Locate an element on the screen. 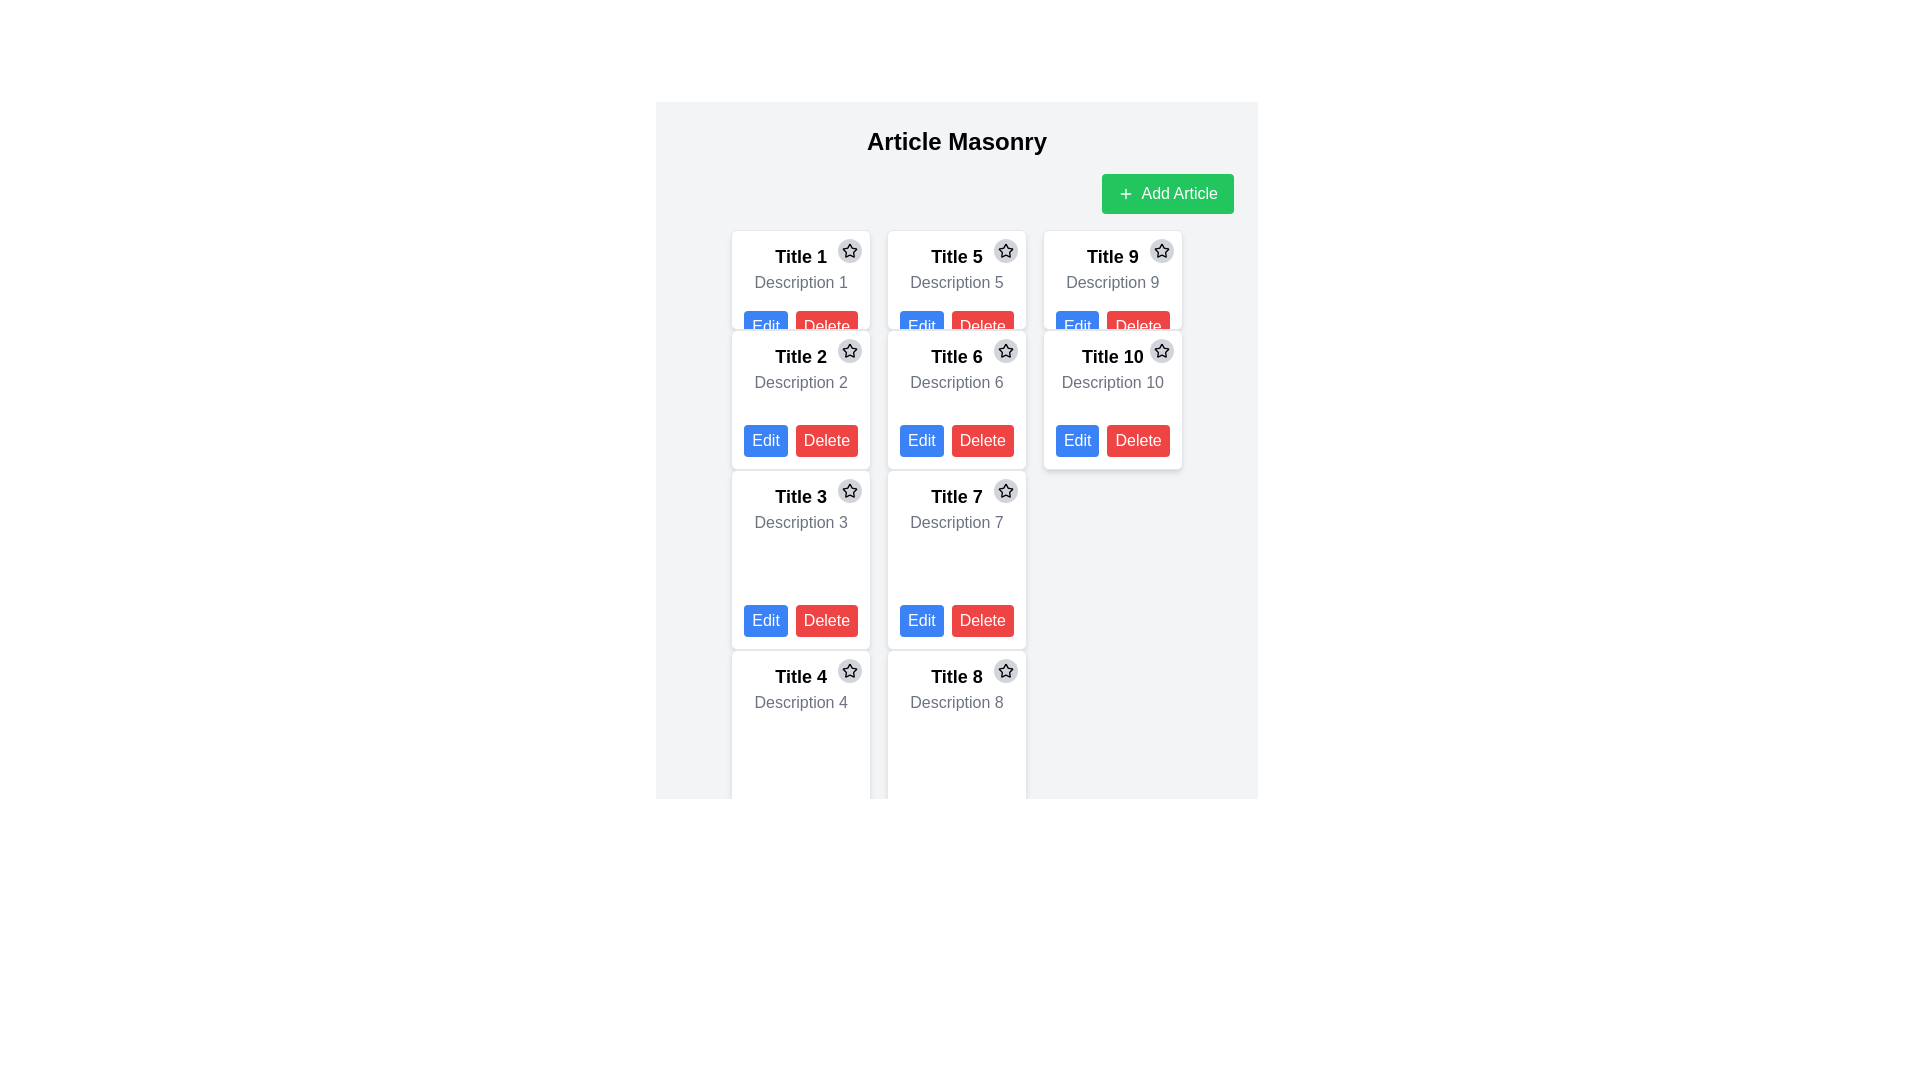  the text label displaying 'Title 3', which is bold and large, located at the top of the card containing action buttons 'Edit' and 'Delete' is located at coordinates (801, 496).